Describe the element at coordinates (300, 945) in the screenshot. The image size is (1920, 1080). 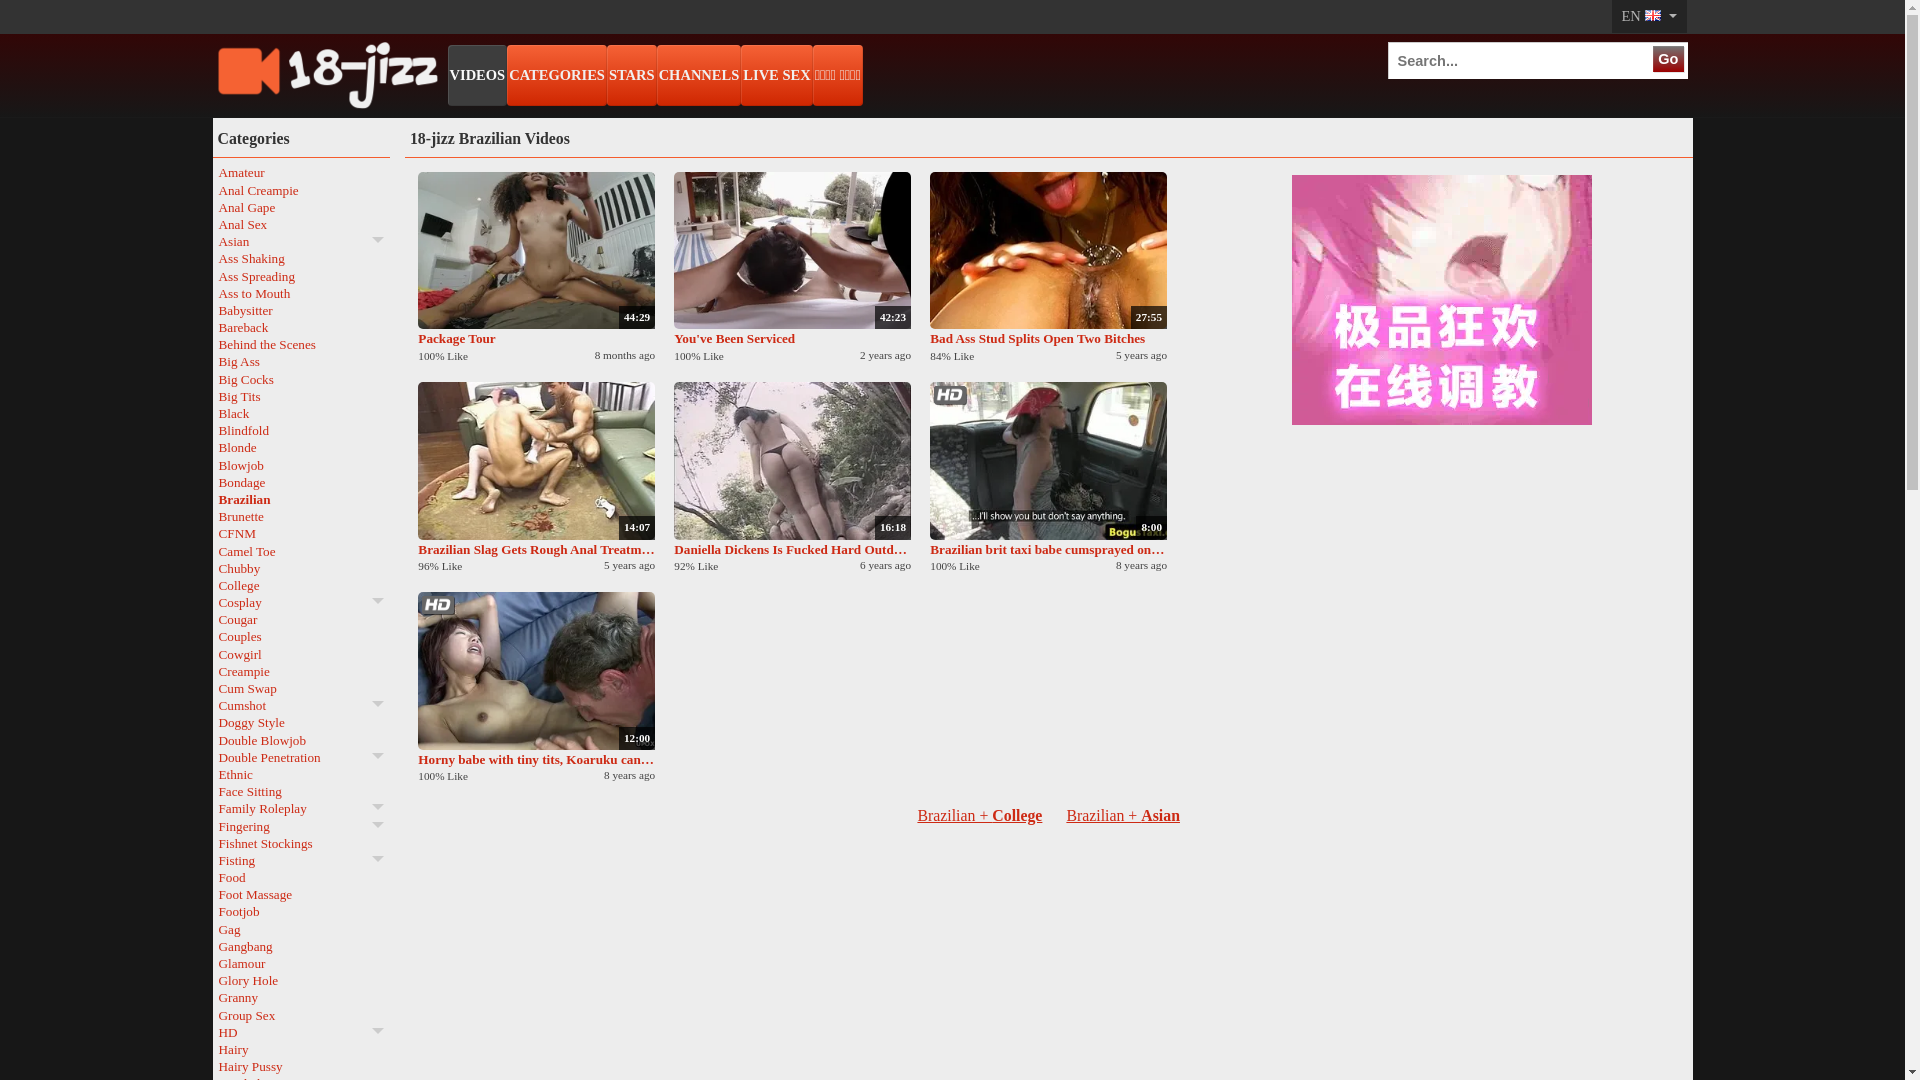
I see `'Gangbang'` at that location.